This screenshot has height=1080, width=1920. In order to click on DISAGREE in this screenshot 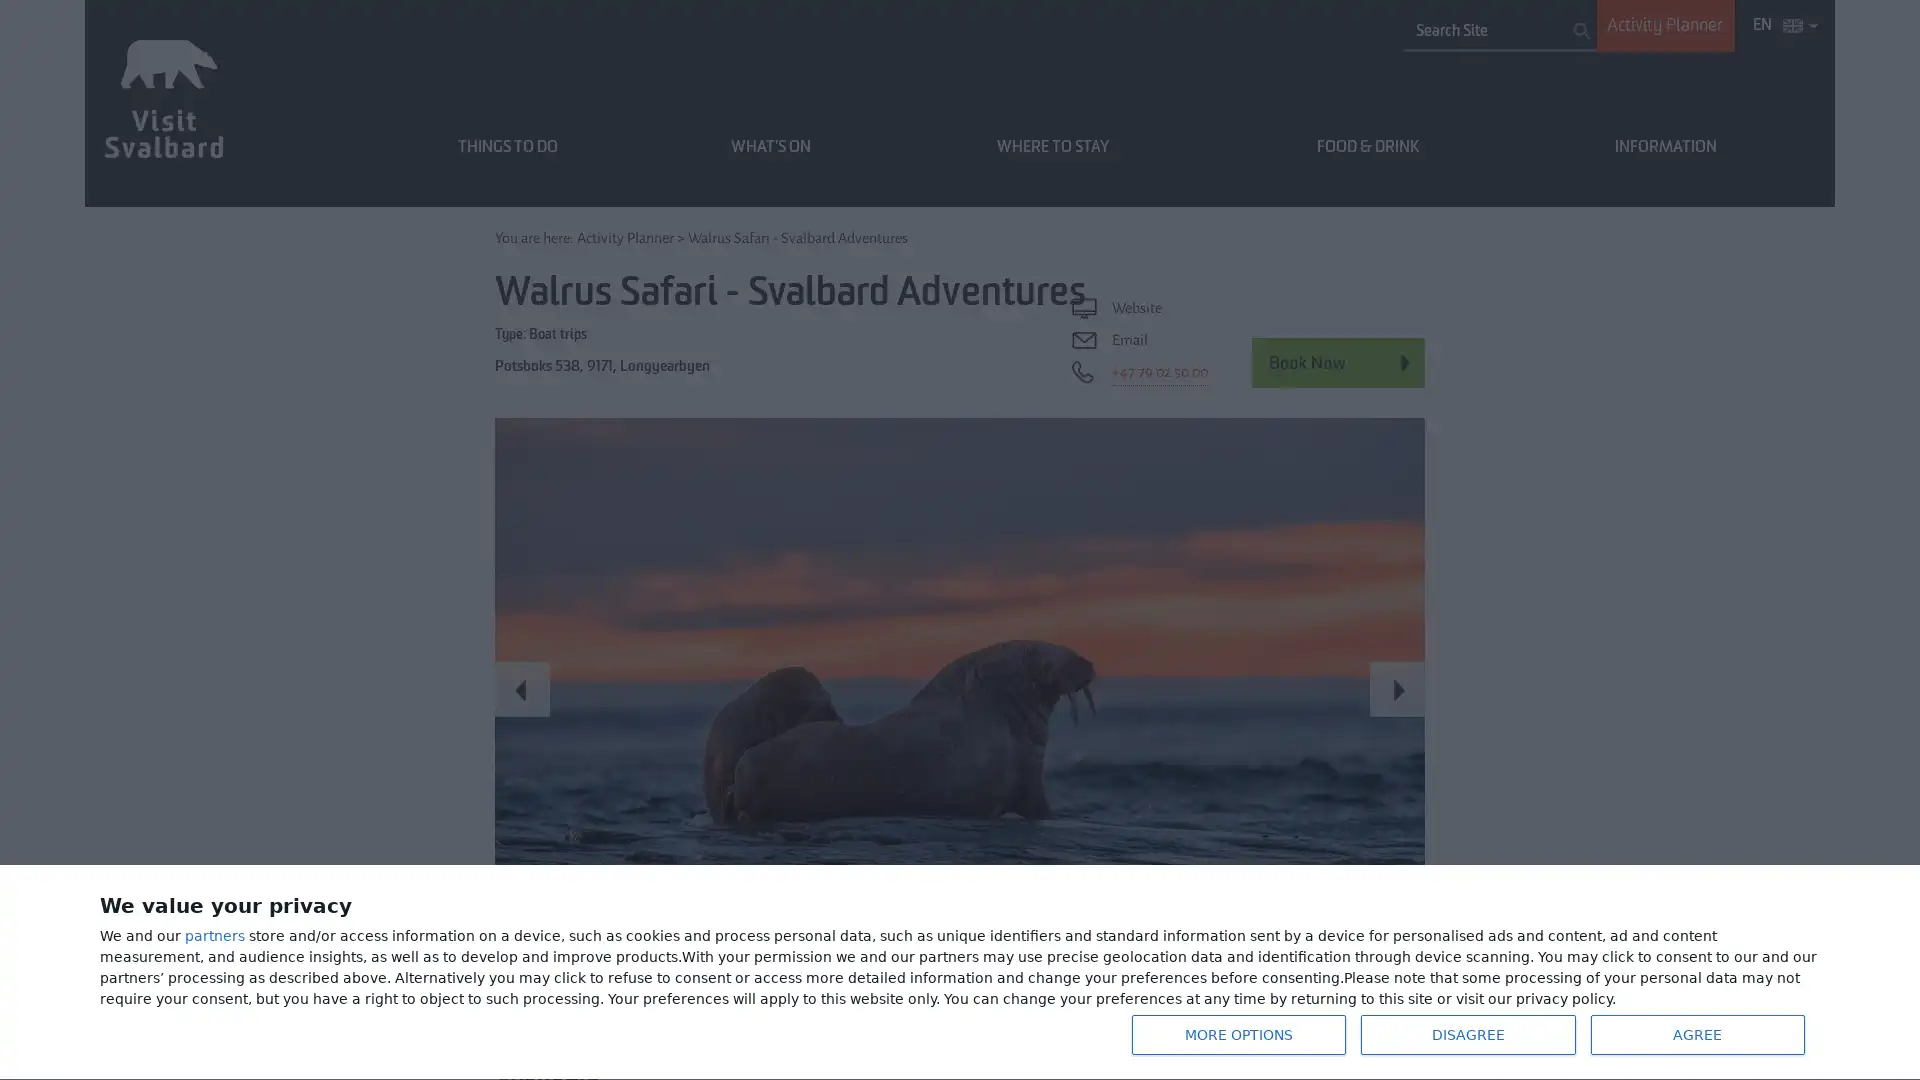, I will do `click(1468, 1034)`.